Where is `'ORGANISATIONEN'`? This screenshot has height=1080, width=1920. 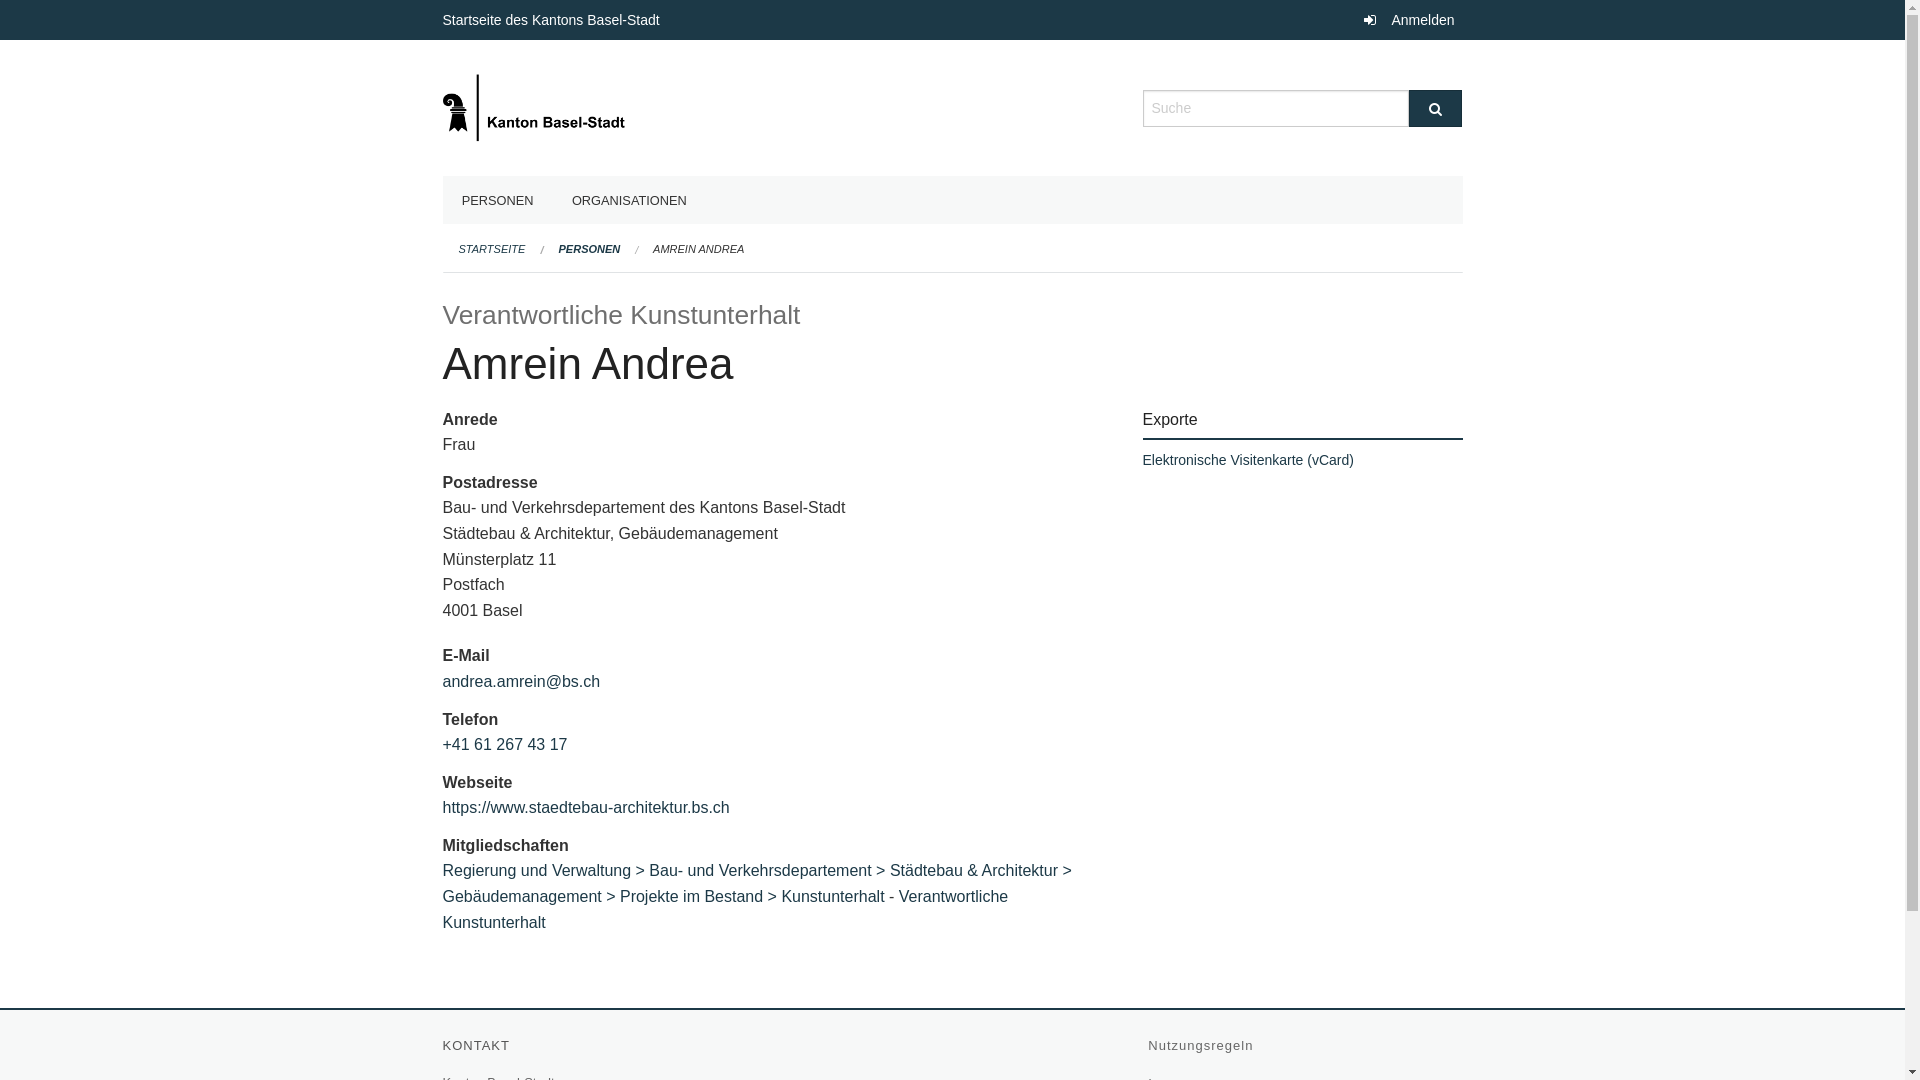 'ORGANISATIONEN' is located at coordinates (552, 200).